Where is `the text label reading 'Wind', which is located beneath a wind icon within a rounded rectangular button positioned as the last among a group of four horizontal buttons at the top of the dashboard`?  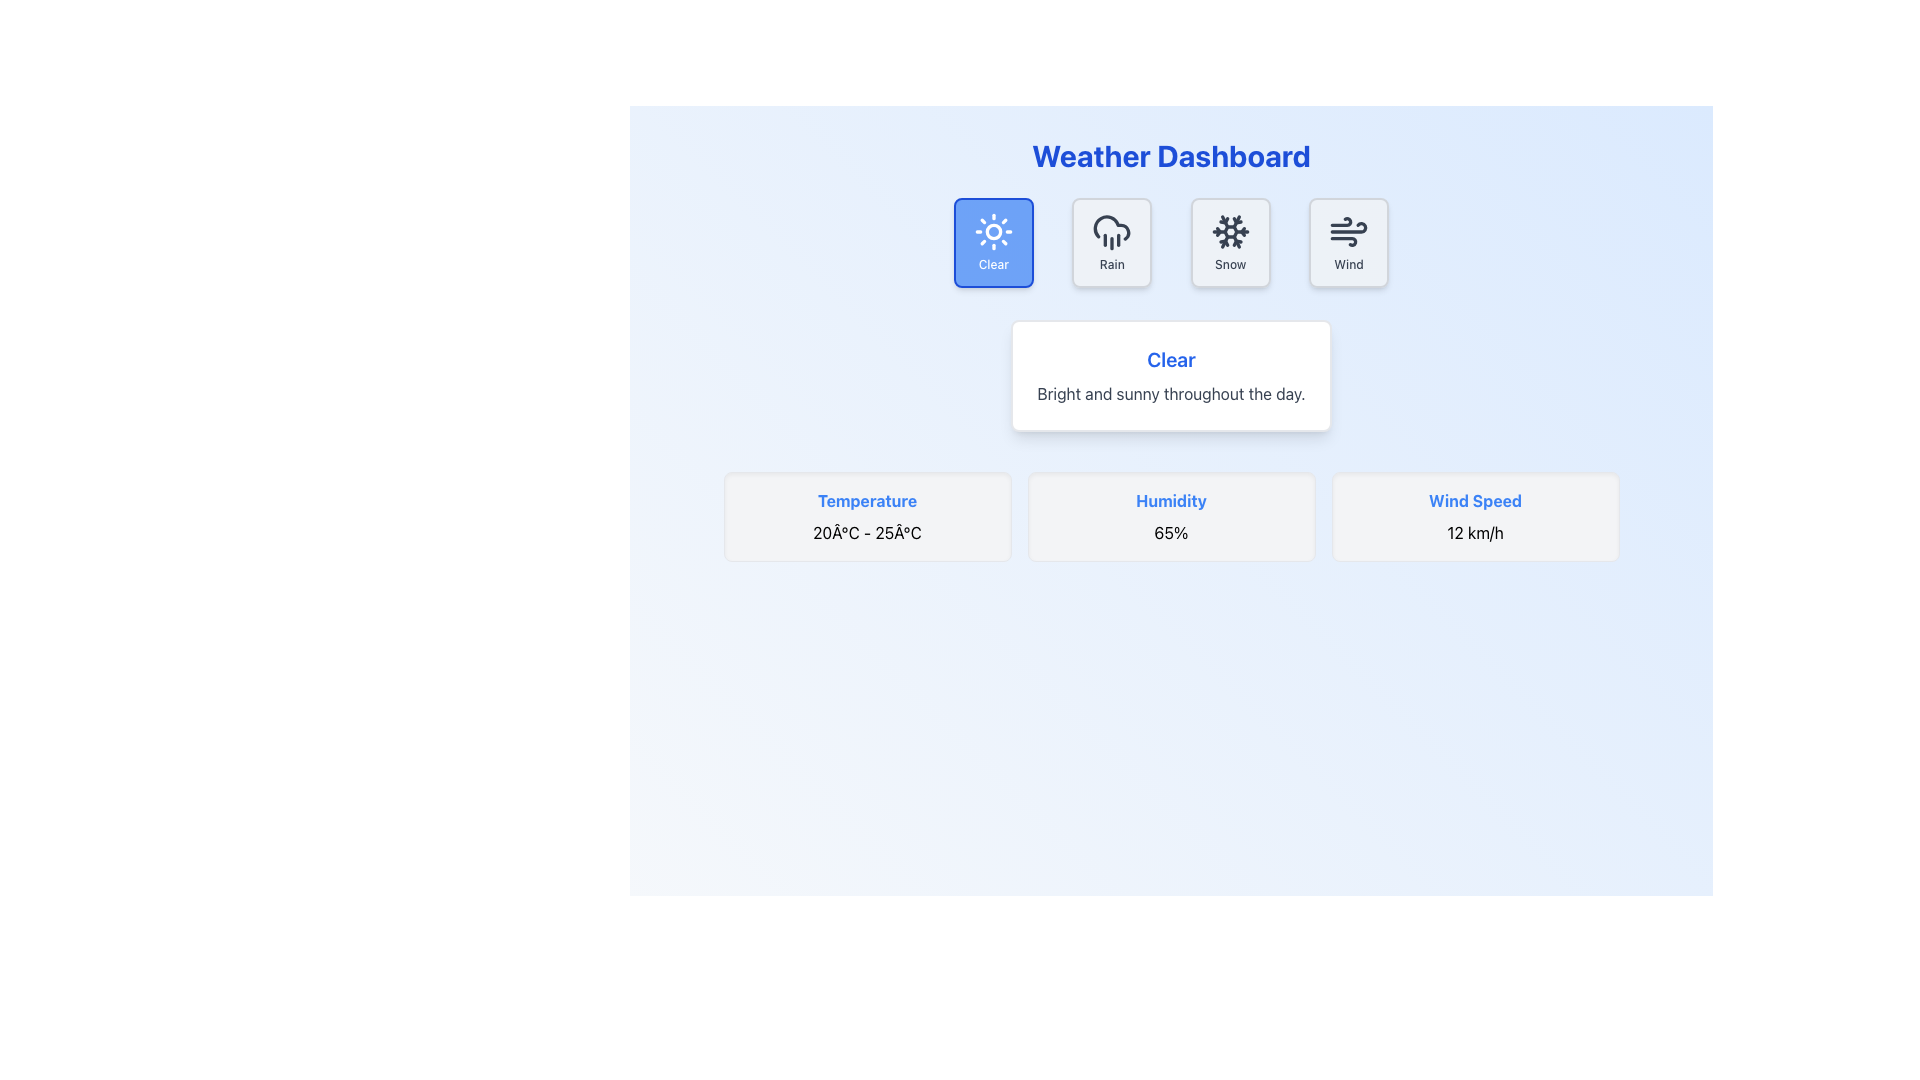
the text label reading 'Wind', which is located beneath a wind icon within a rounded rectangular button positioned as the last among a group of four horizontal buttons at the top of the dashboard is located at coordinates (1348, 264).